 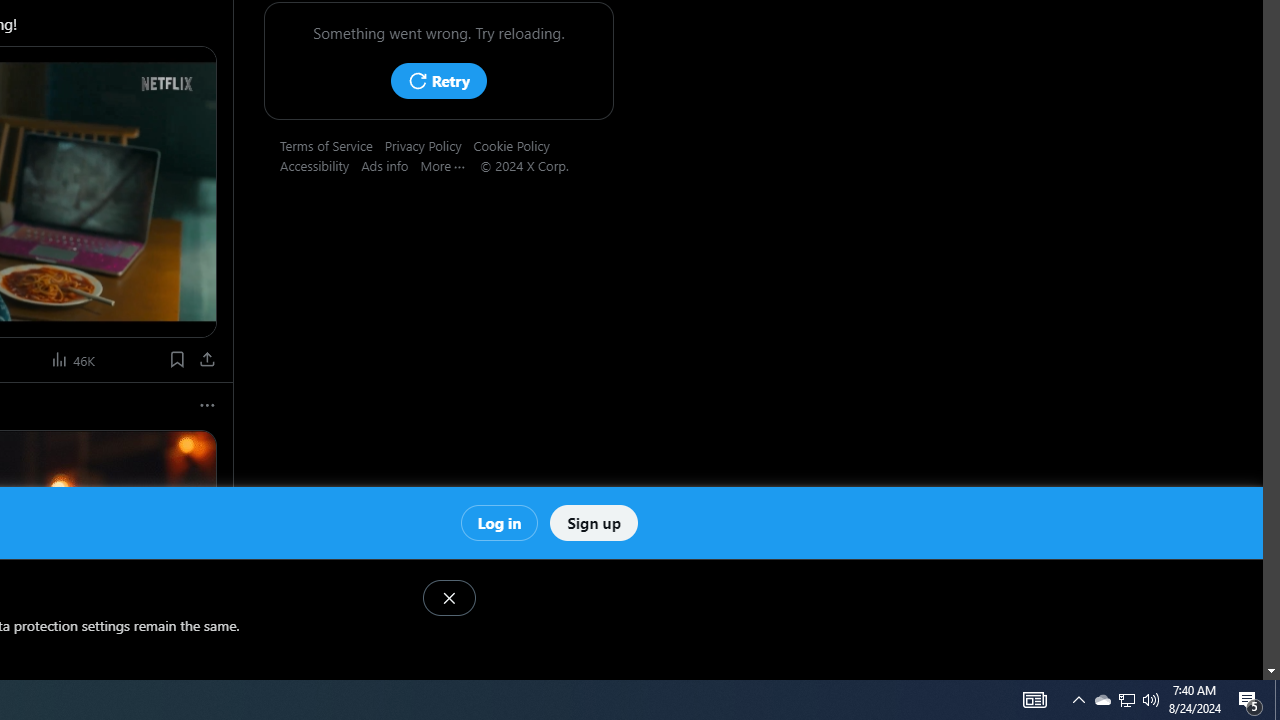 I want to click on 'Share post', so click(x=208, y=358).